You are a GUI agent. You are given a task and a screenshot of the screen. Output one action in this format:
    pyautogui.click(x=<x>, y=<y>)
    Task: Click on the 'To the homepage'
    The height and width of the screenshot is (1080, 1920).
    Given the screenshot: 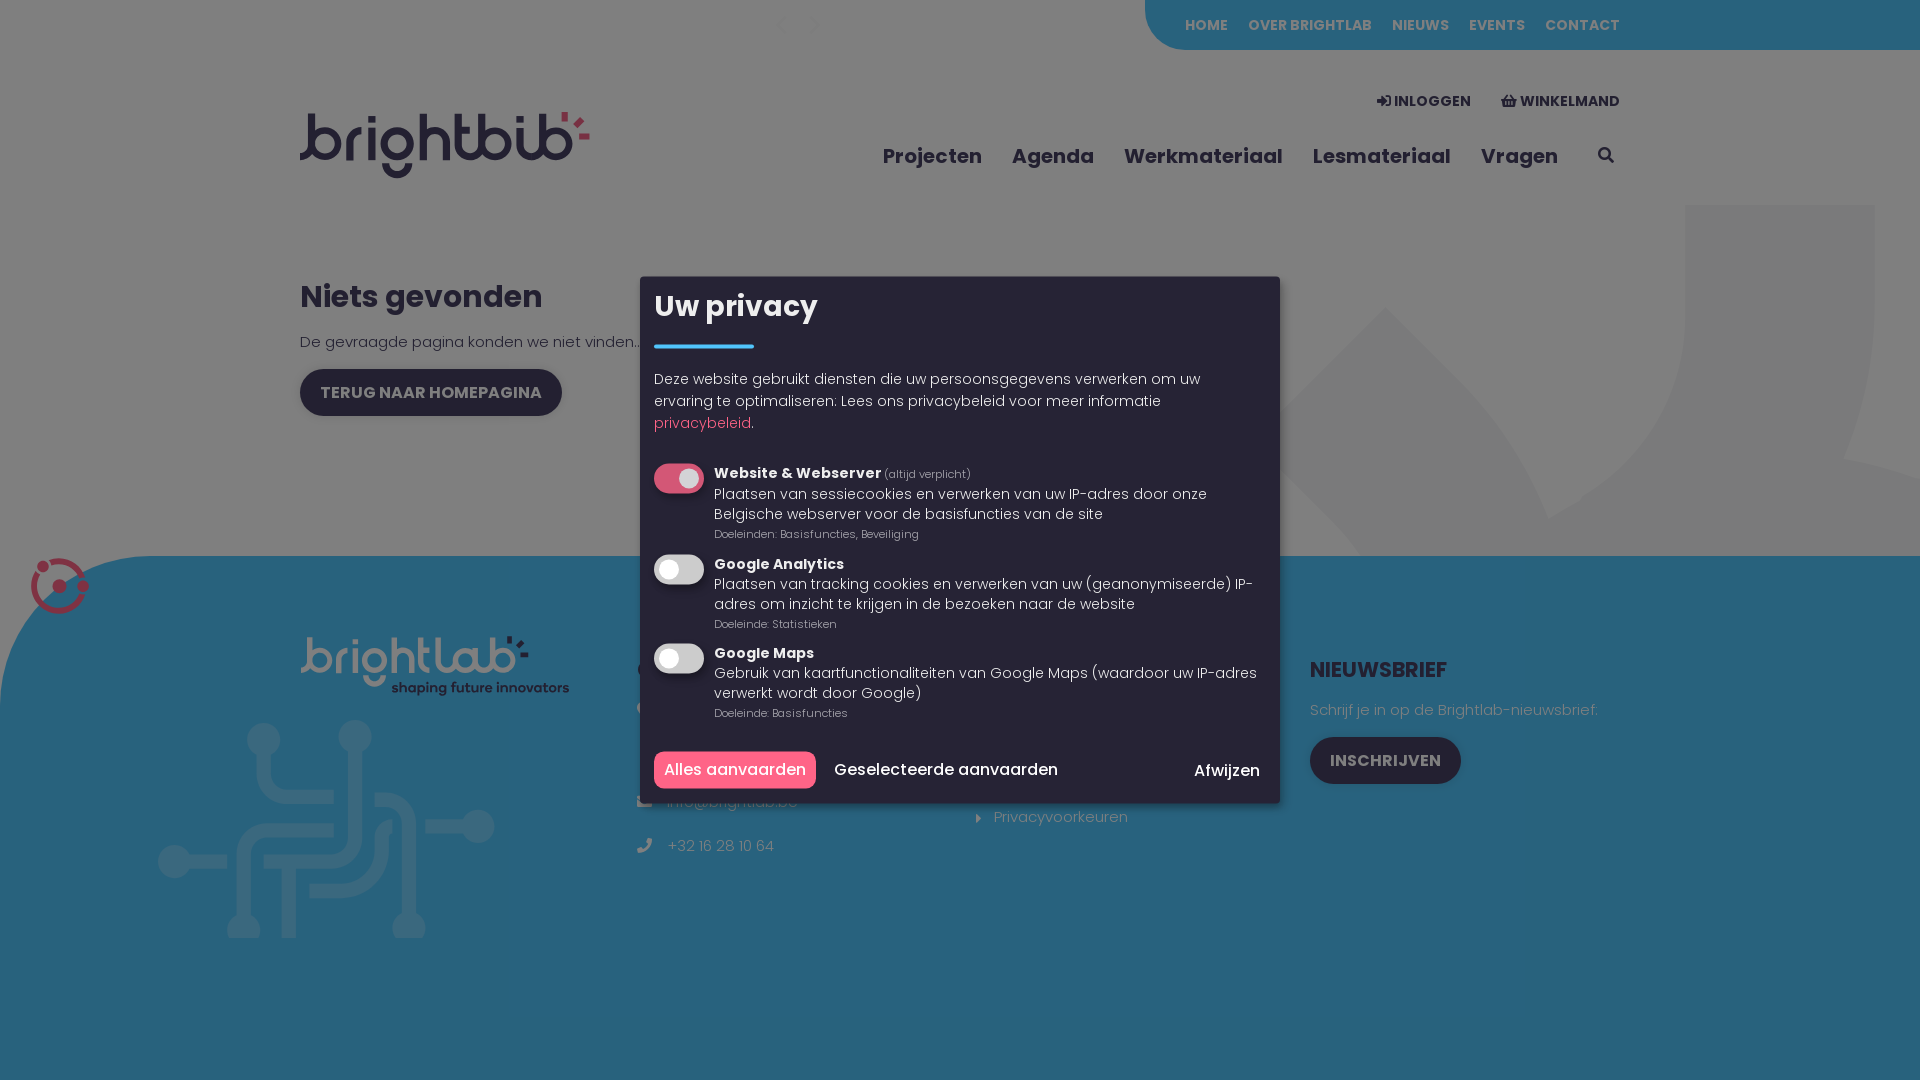 What is the action you would take?
    pyautogui.click(x=449, y=145)
    